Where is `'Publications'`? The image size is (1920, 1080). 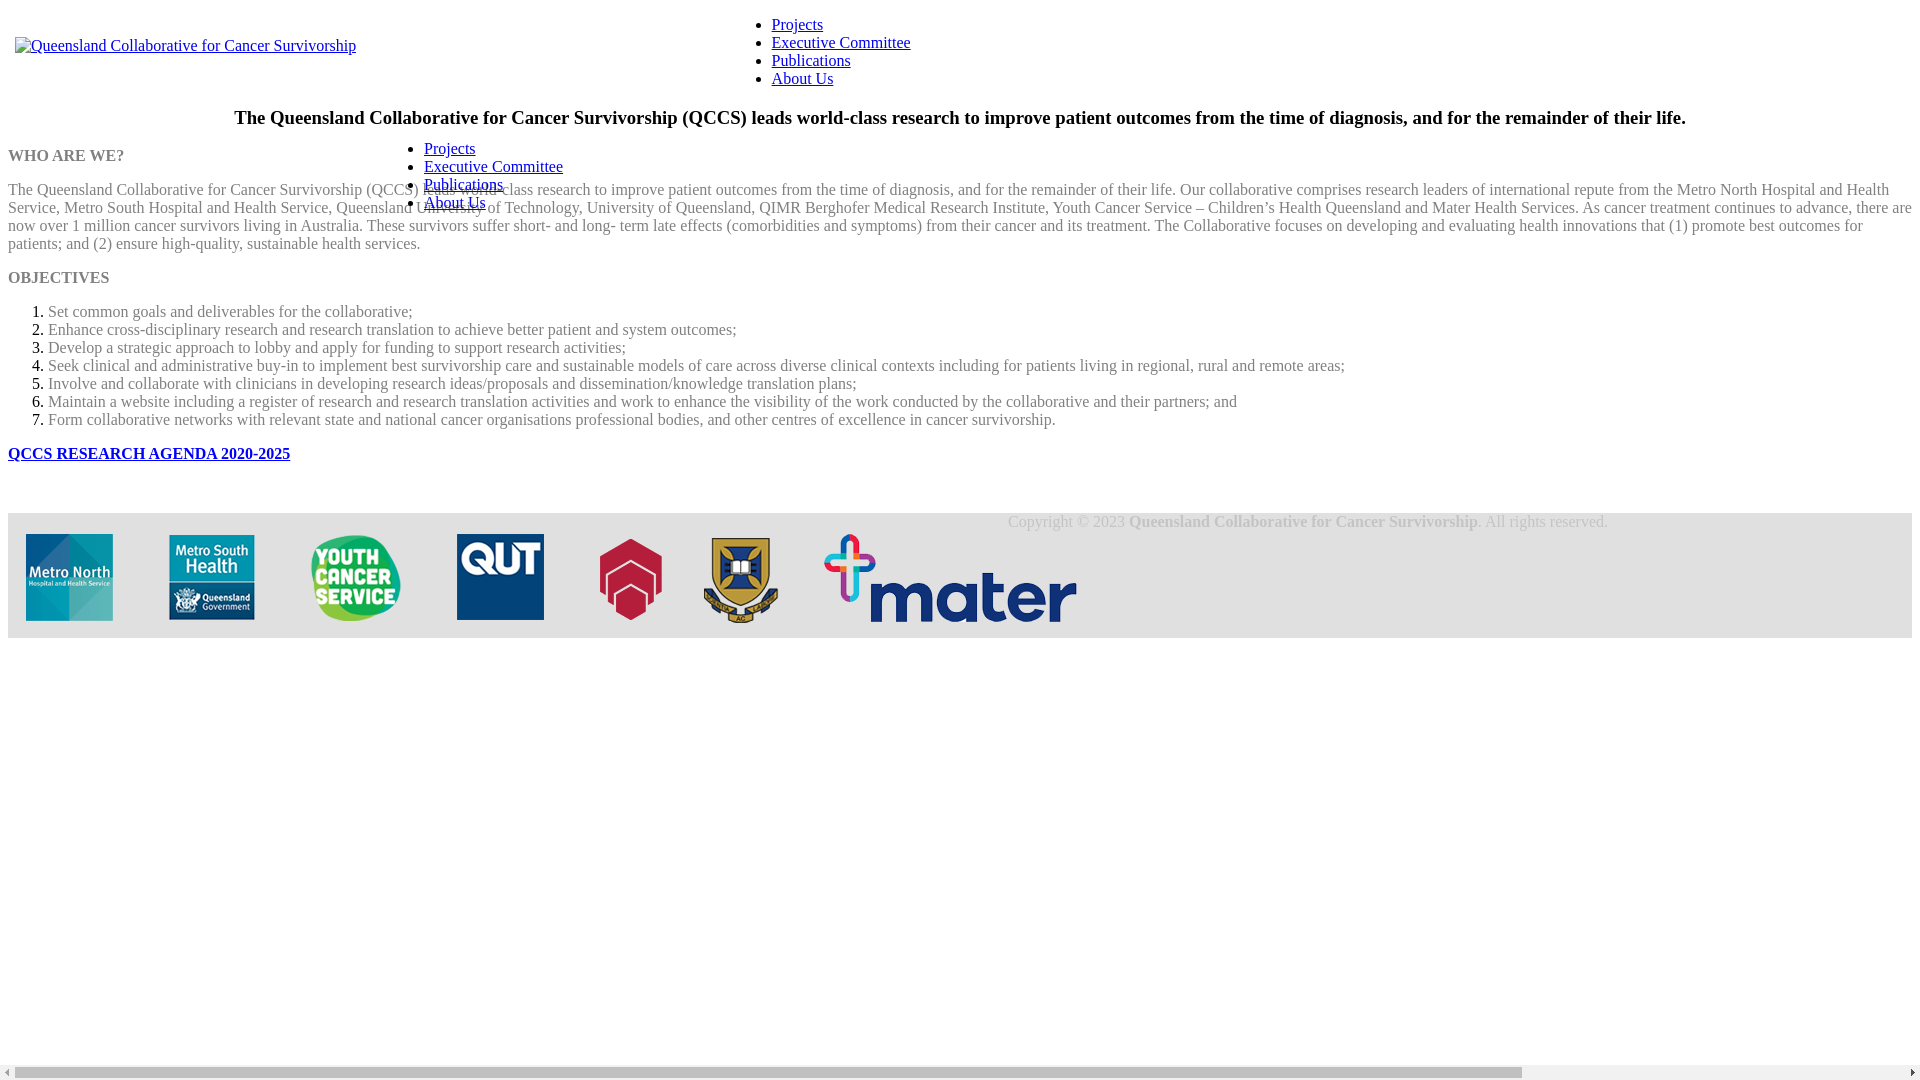
'Publications' is located at coordinates (422, 184).